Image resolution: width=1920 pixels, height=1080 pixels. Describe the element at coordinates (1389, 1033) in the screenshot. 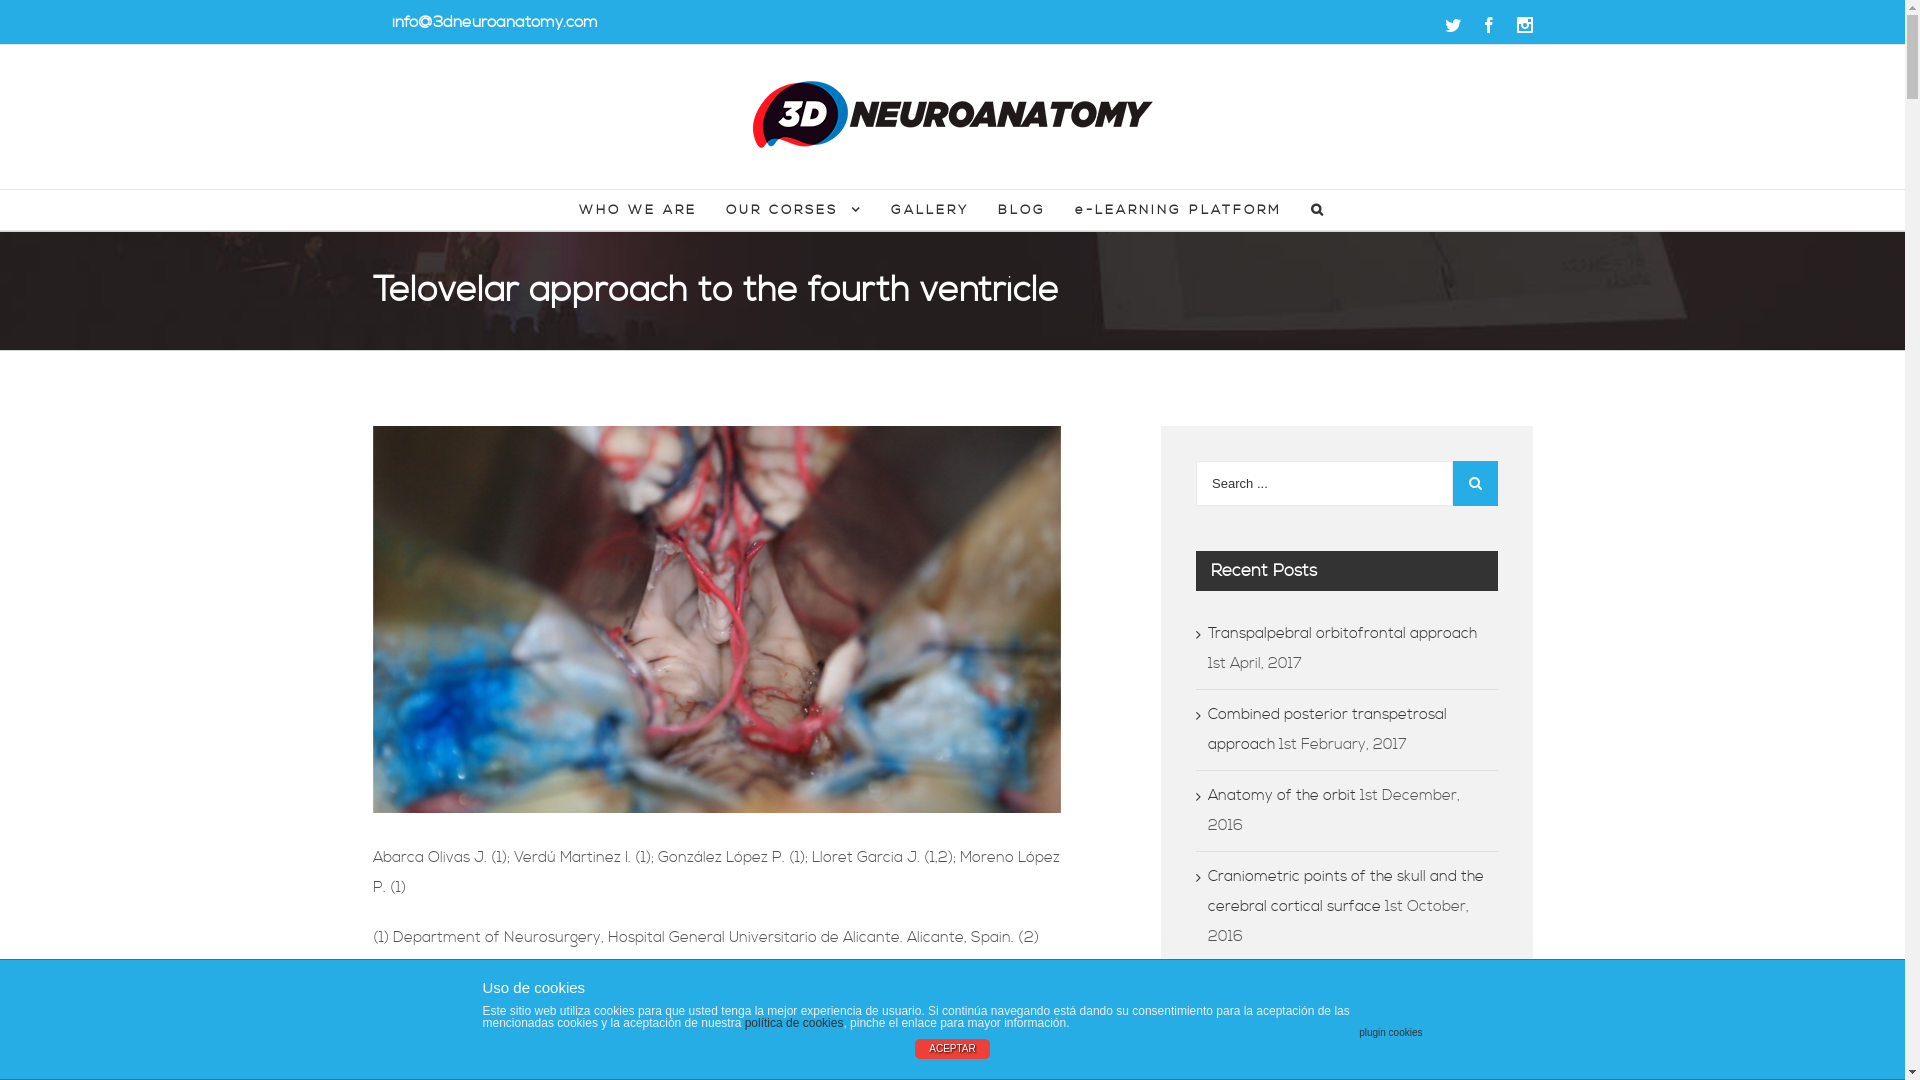

I see `'plugin cookies'` at that location.